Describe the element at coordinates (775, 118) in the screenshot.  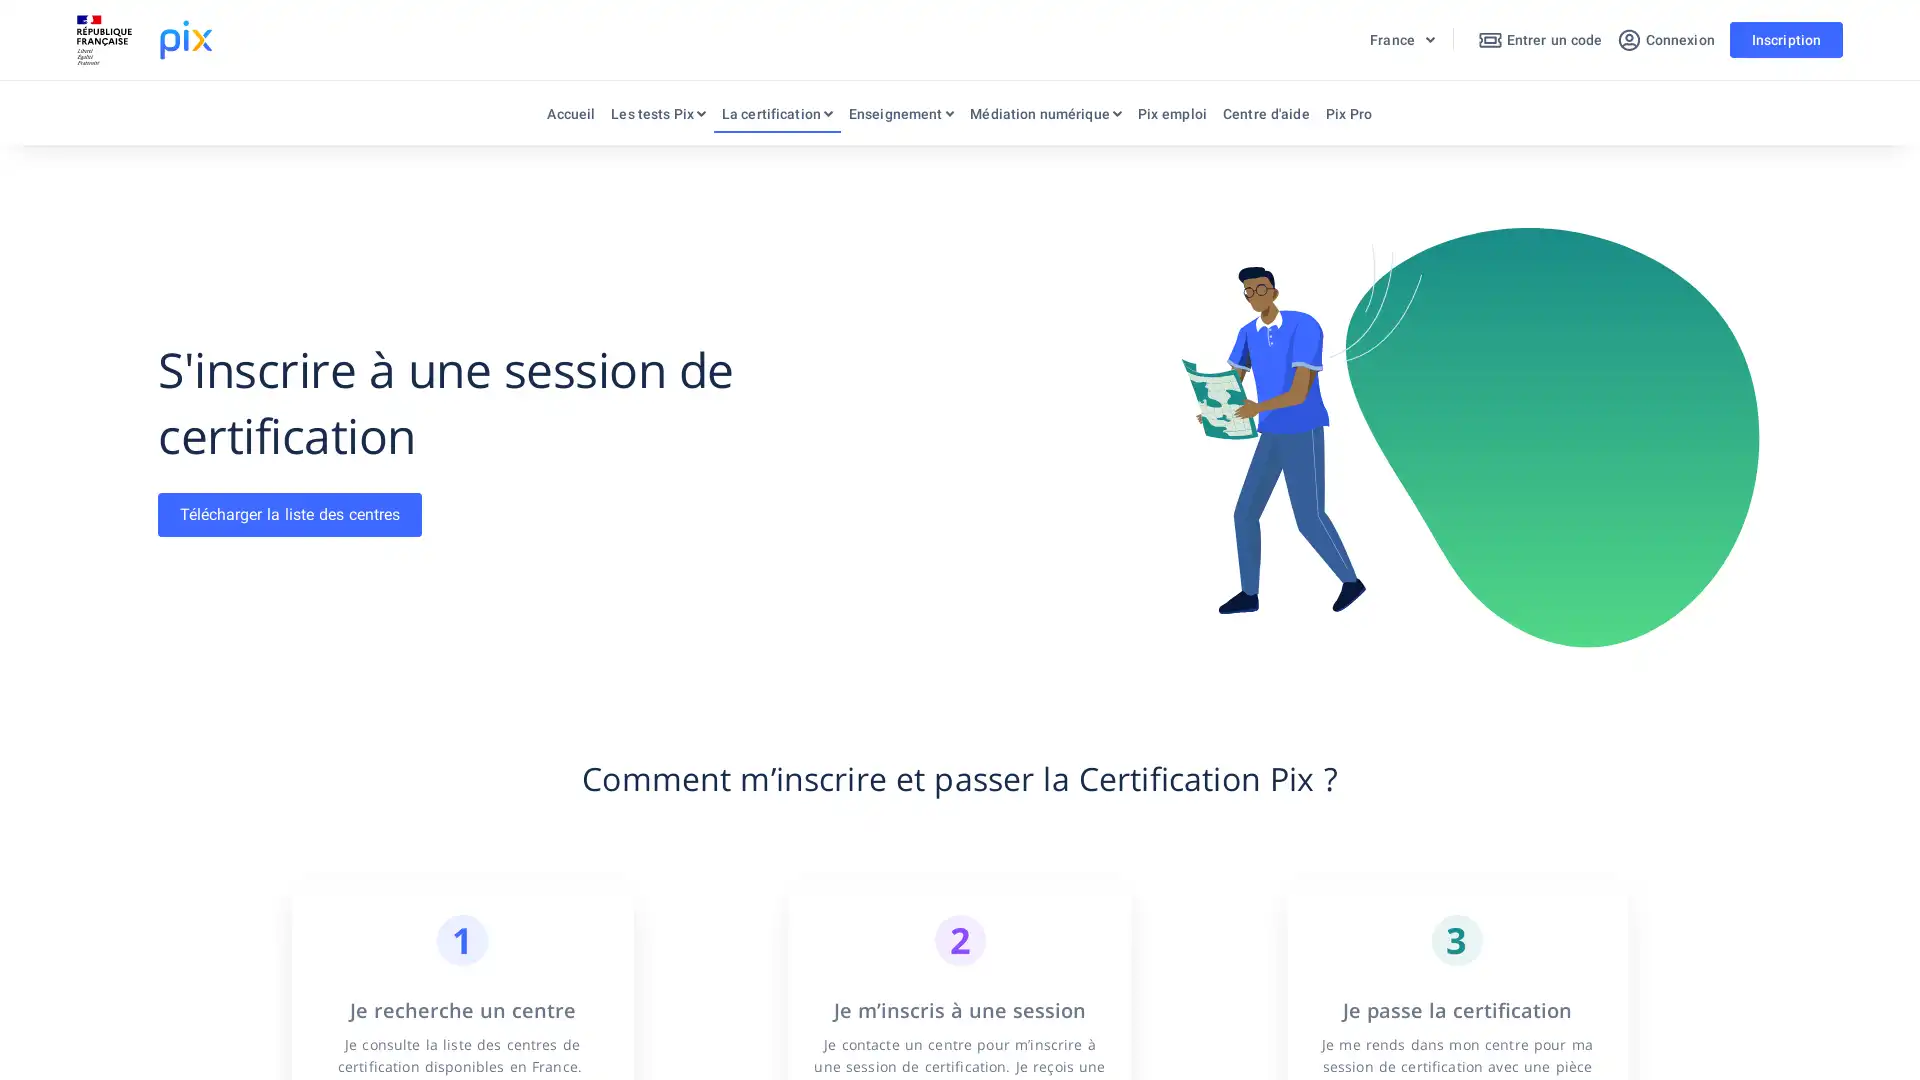
I see `La certification` at that location.